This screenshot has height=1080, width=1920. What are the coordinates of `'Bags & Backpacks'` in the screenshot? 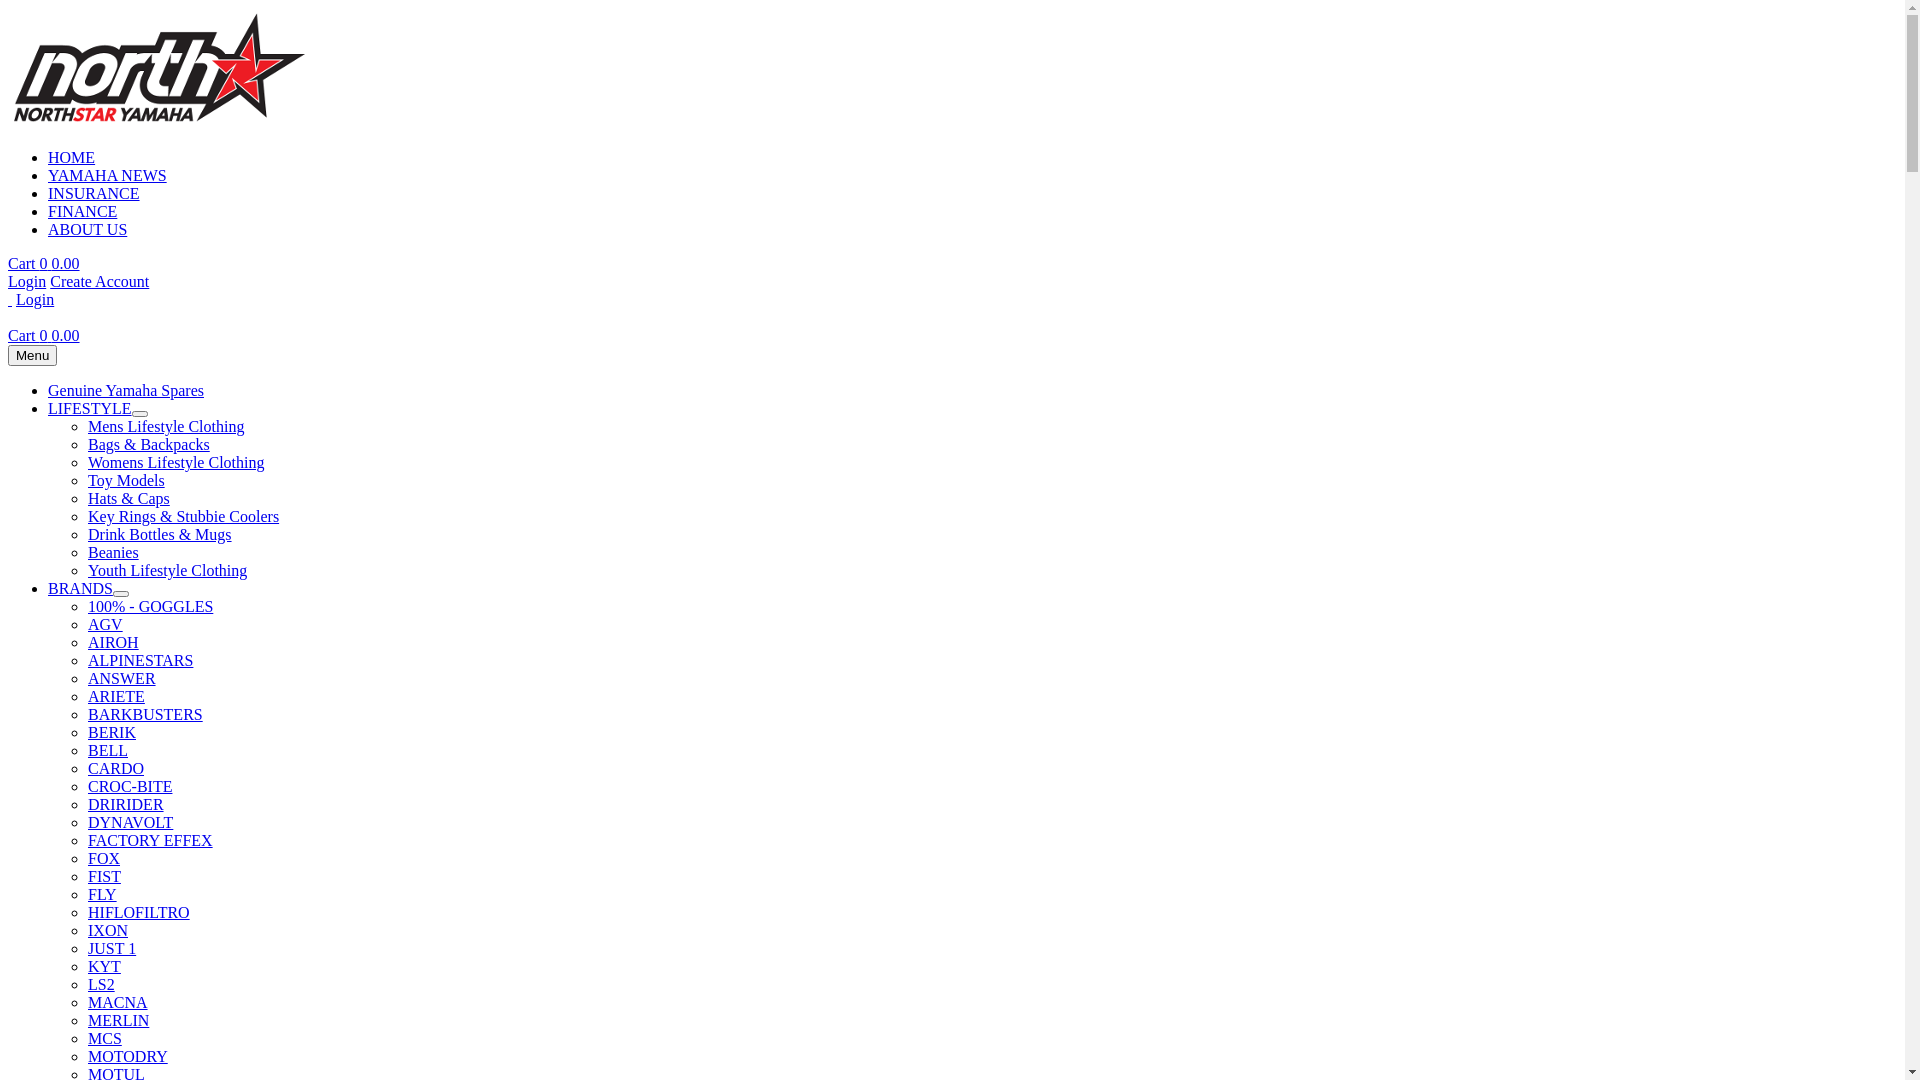 It's located at (147, 443).